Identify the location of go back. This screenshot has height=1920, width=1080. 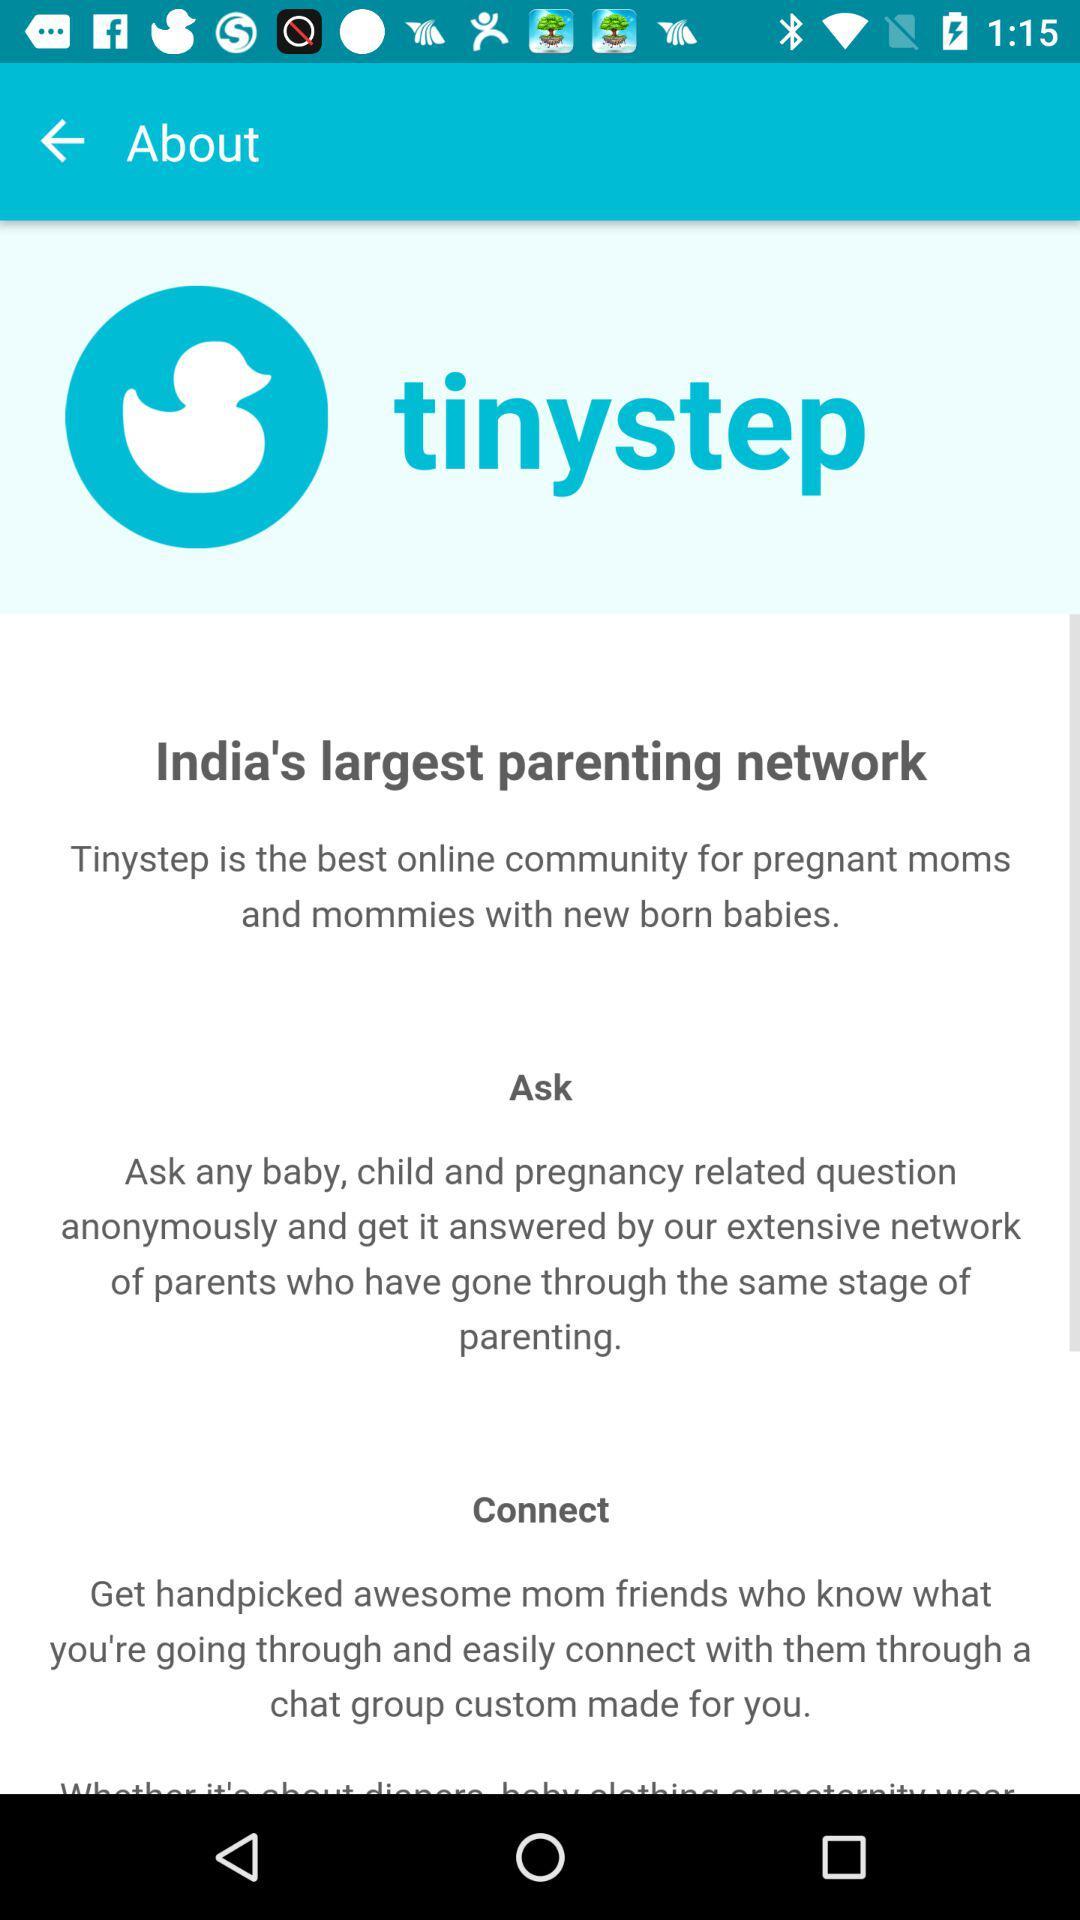
(61, 140).